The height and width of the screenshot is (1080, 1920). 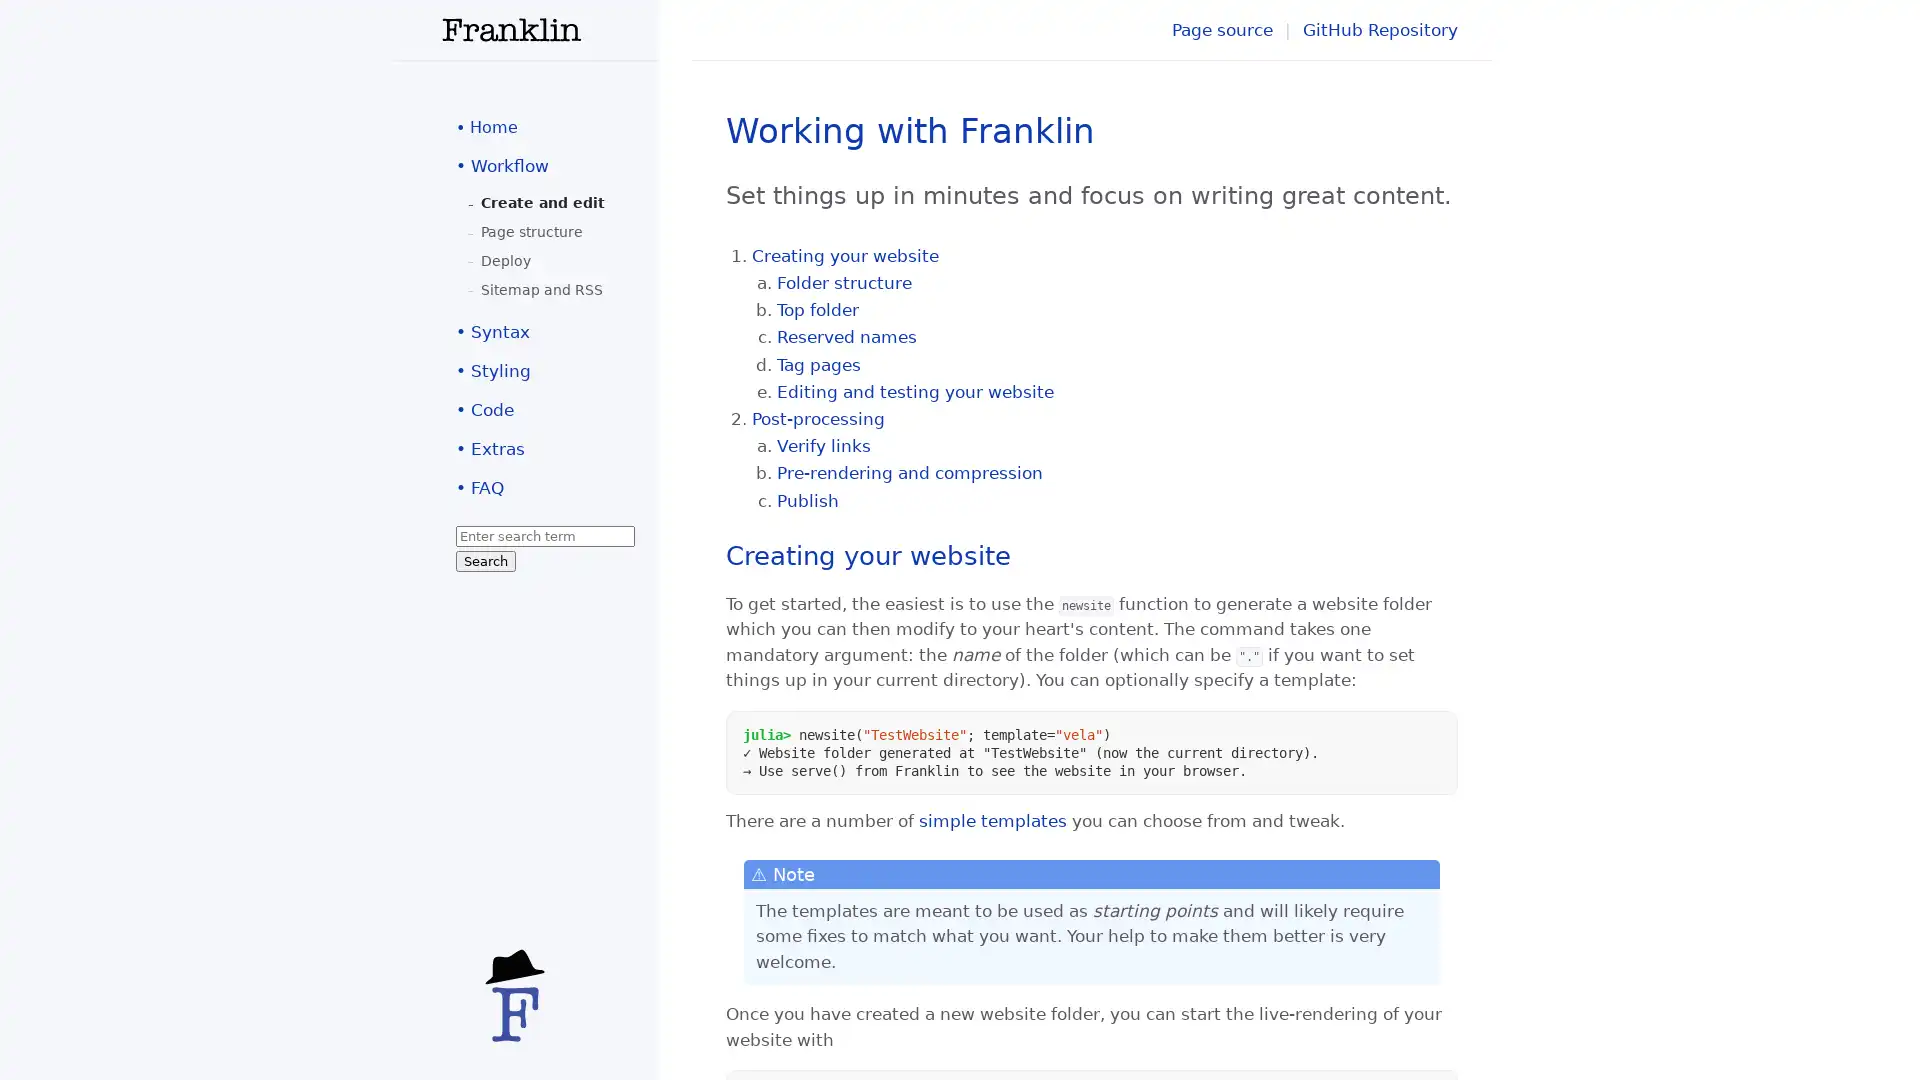 I want to click on Search, so click(x=485, y=561).